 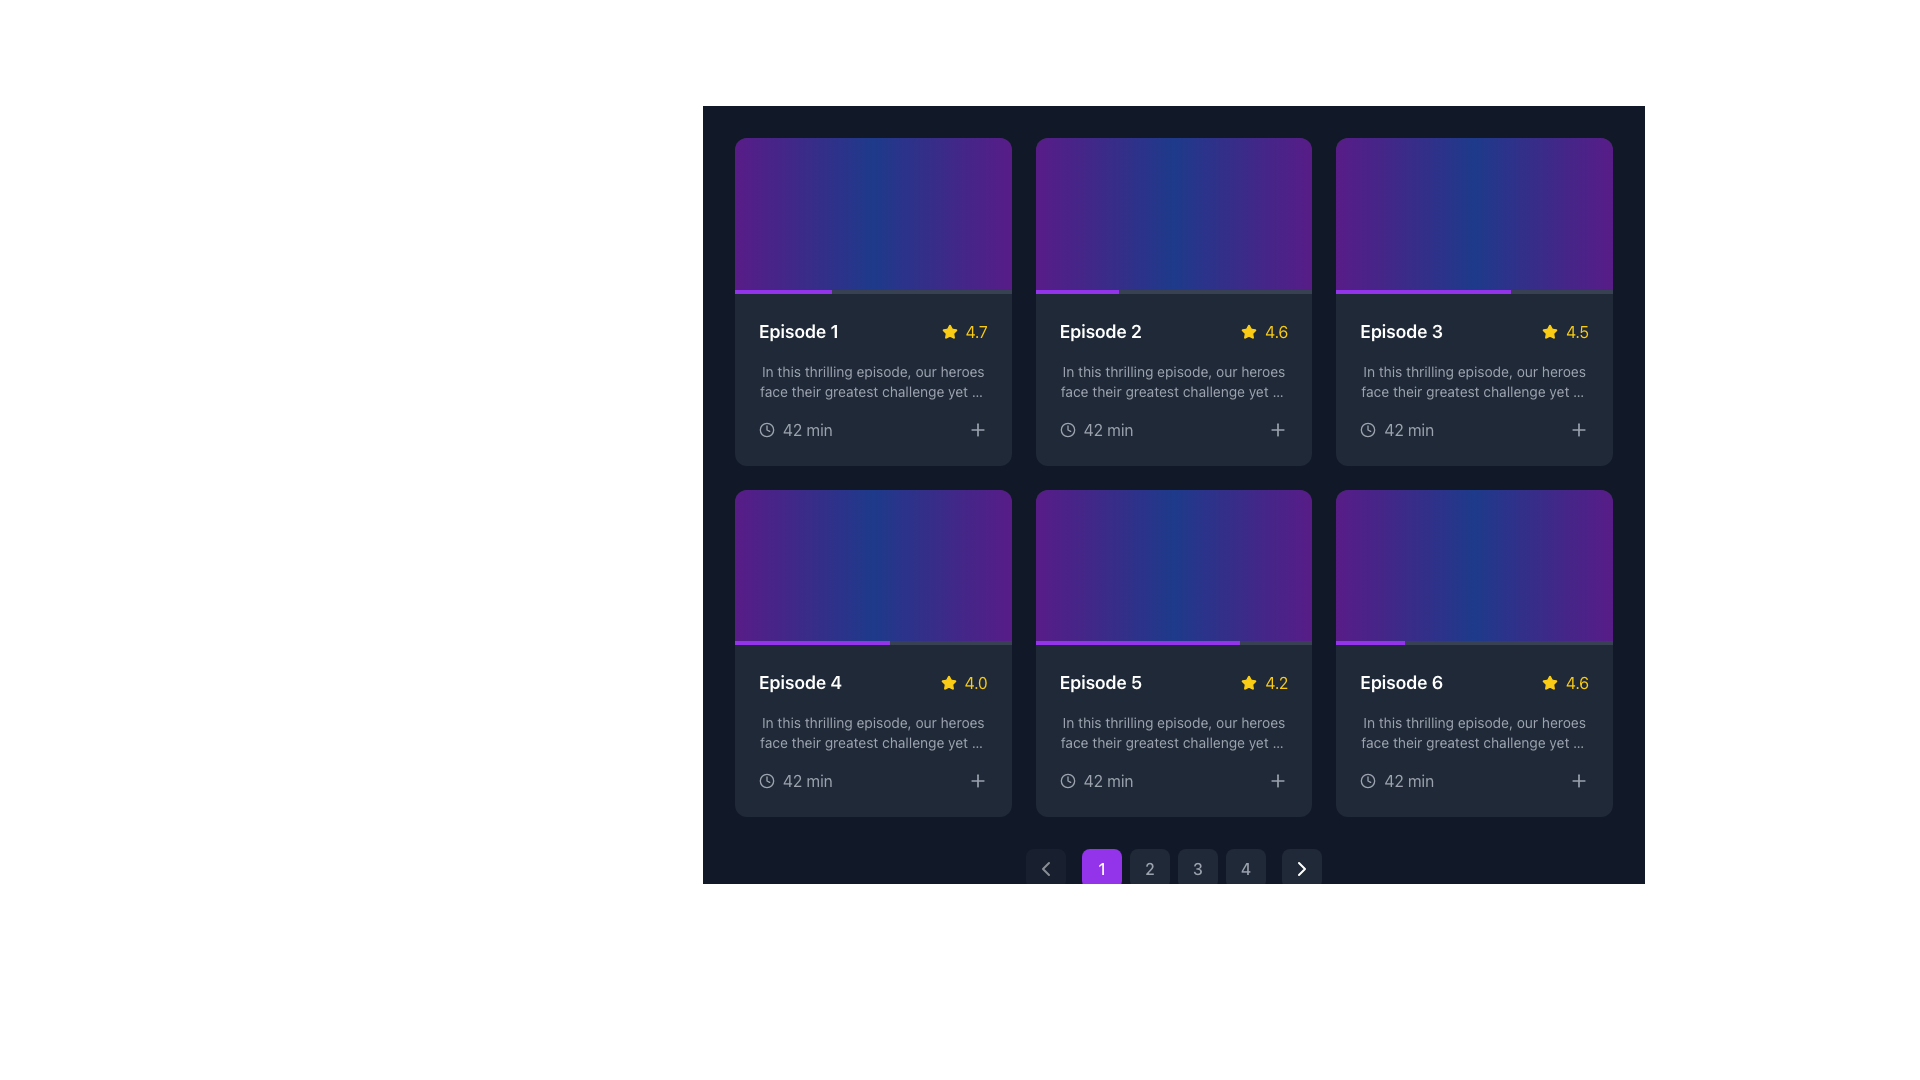 What do you see at coordinates (1174, 653) in the screenshot?
I see `the fifth episode card in the grid layout` at bounding box center [1174, 653].